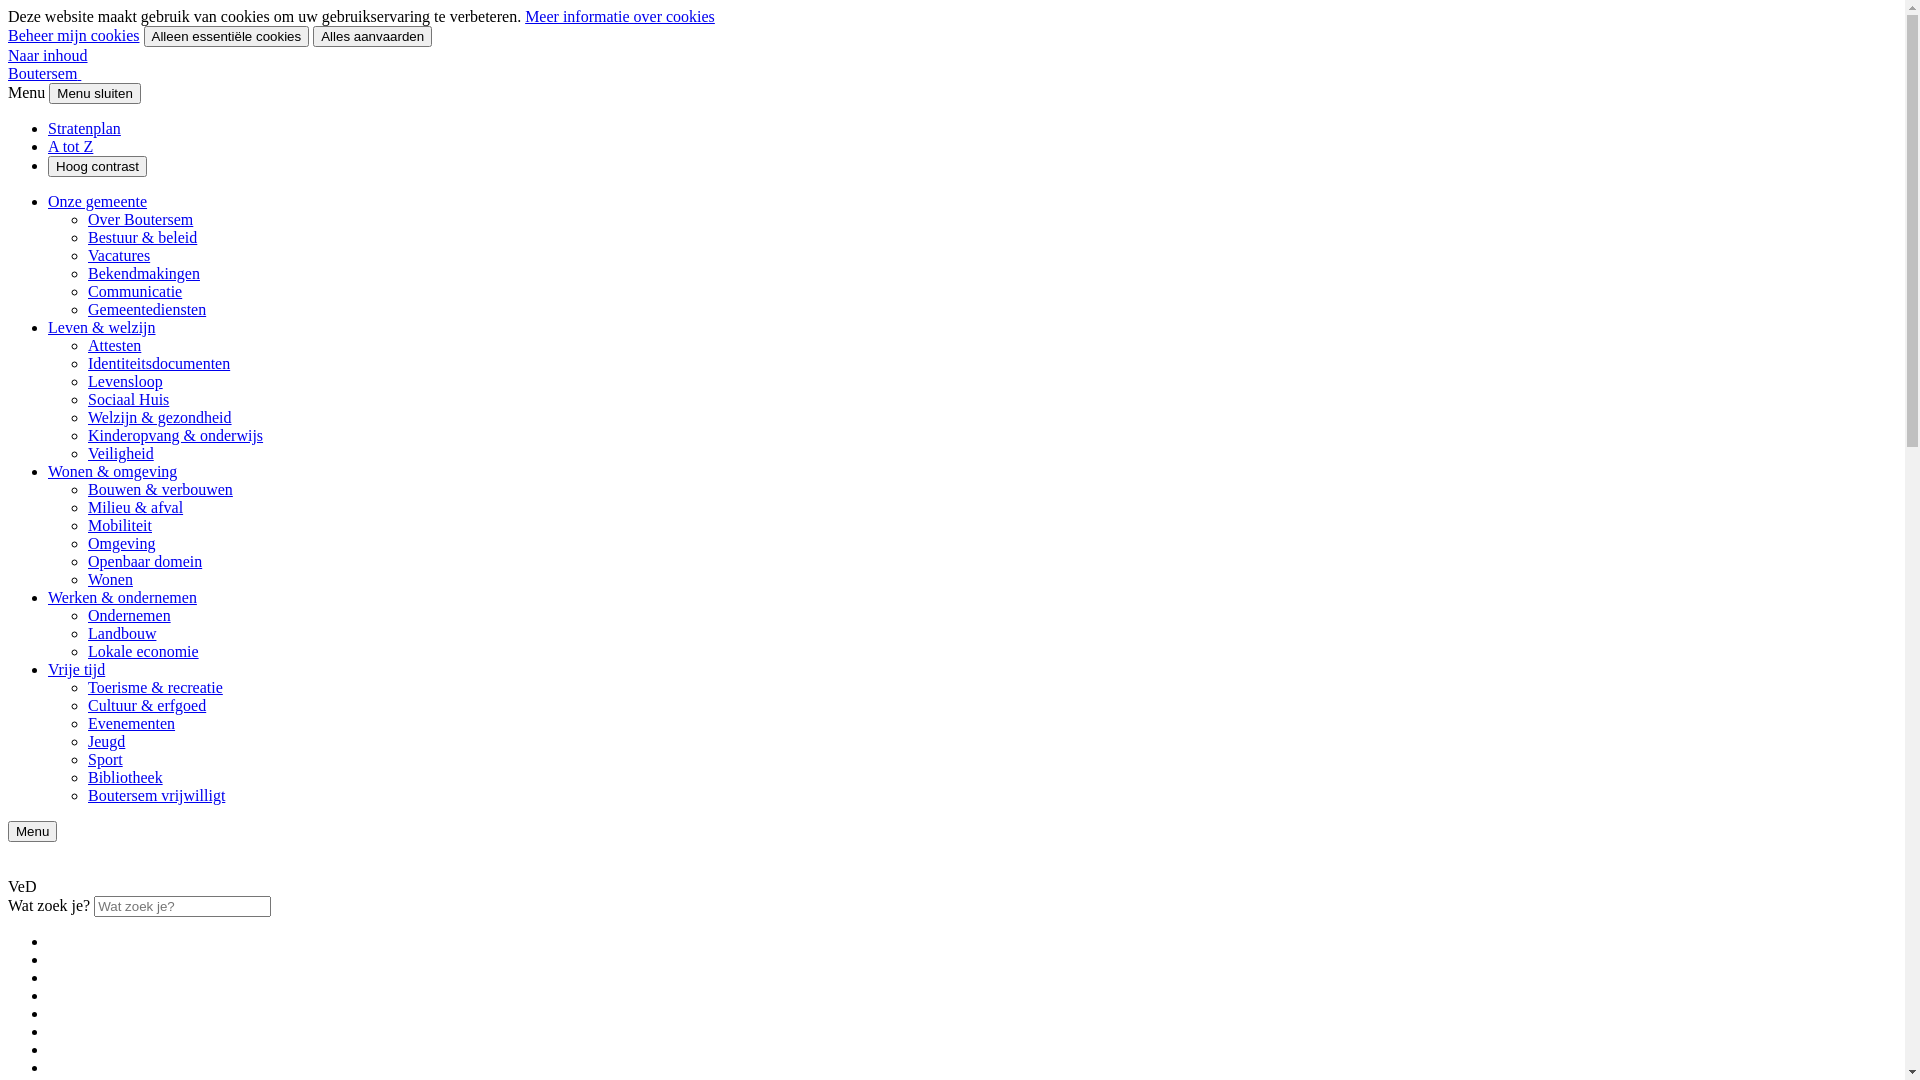 Image resolution: width=1920 pixels, height=1080 pixels. What do you see at coordinates (128, 614) in the screenshot?
I see `'Ondernemen'` at bounding box center [128, 614].